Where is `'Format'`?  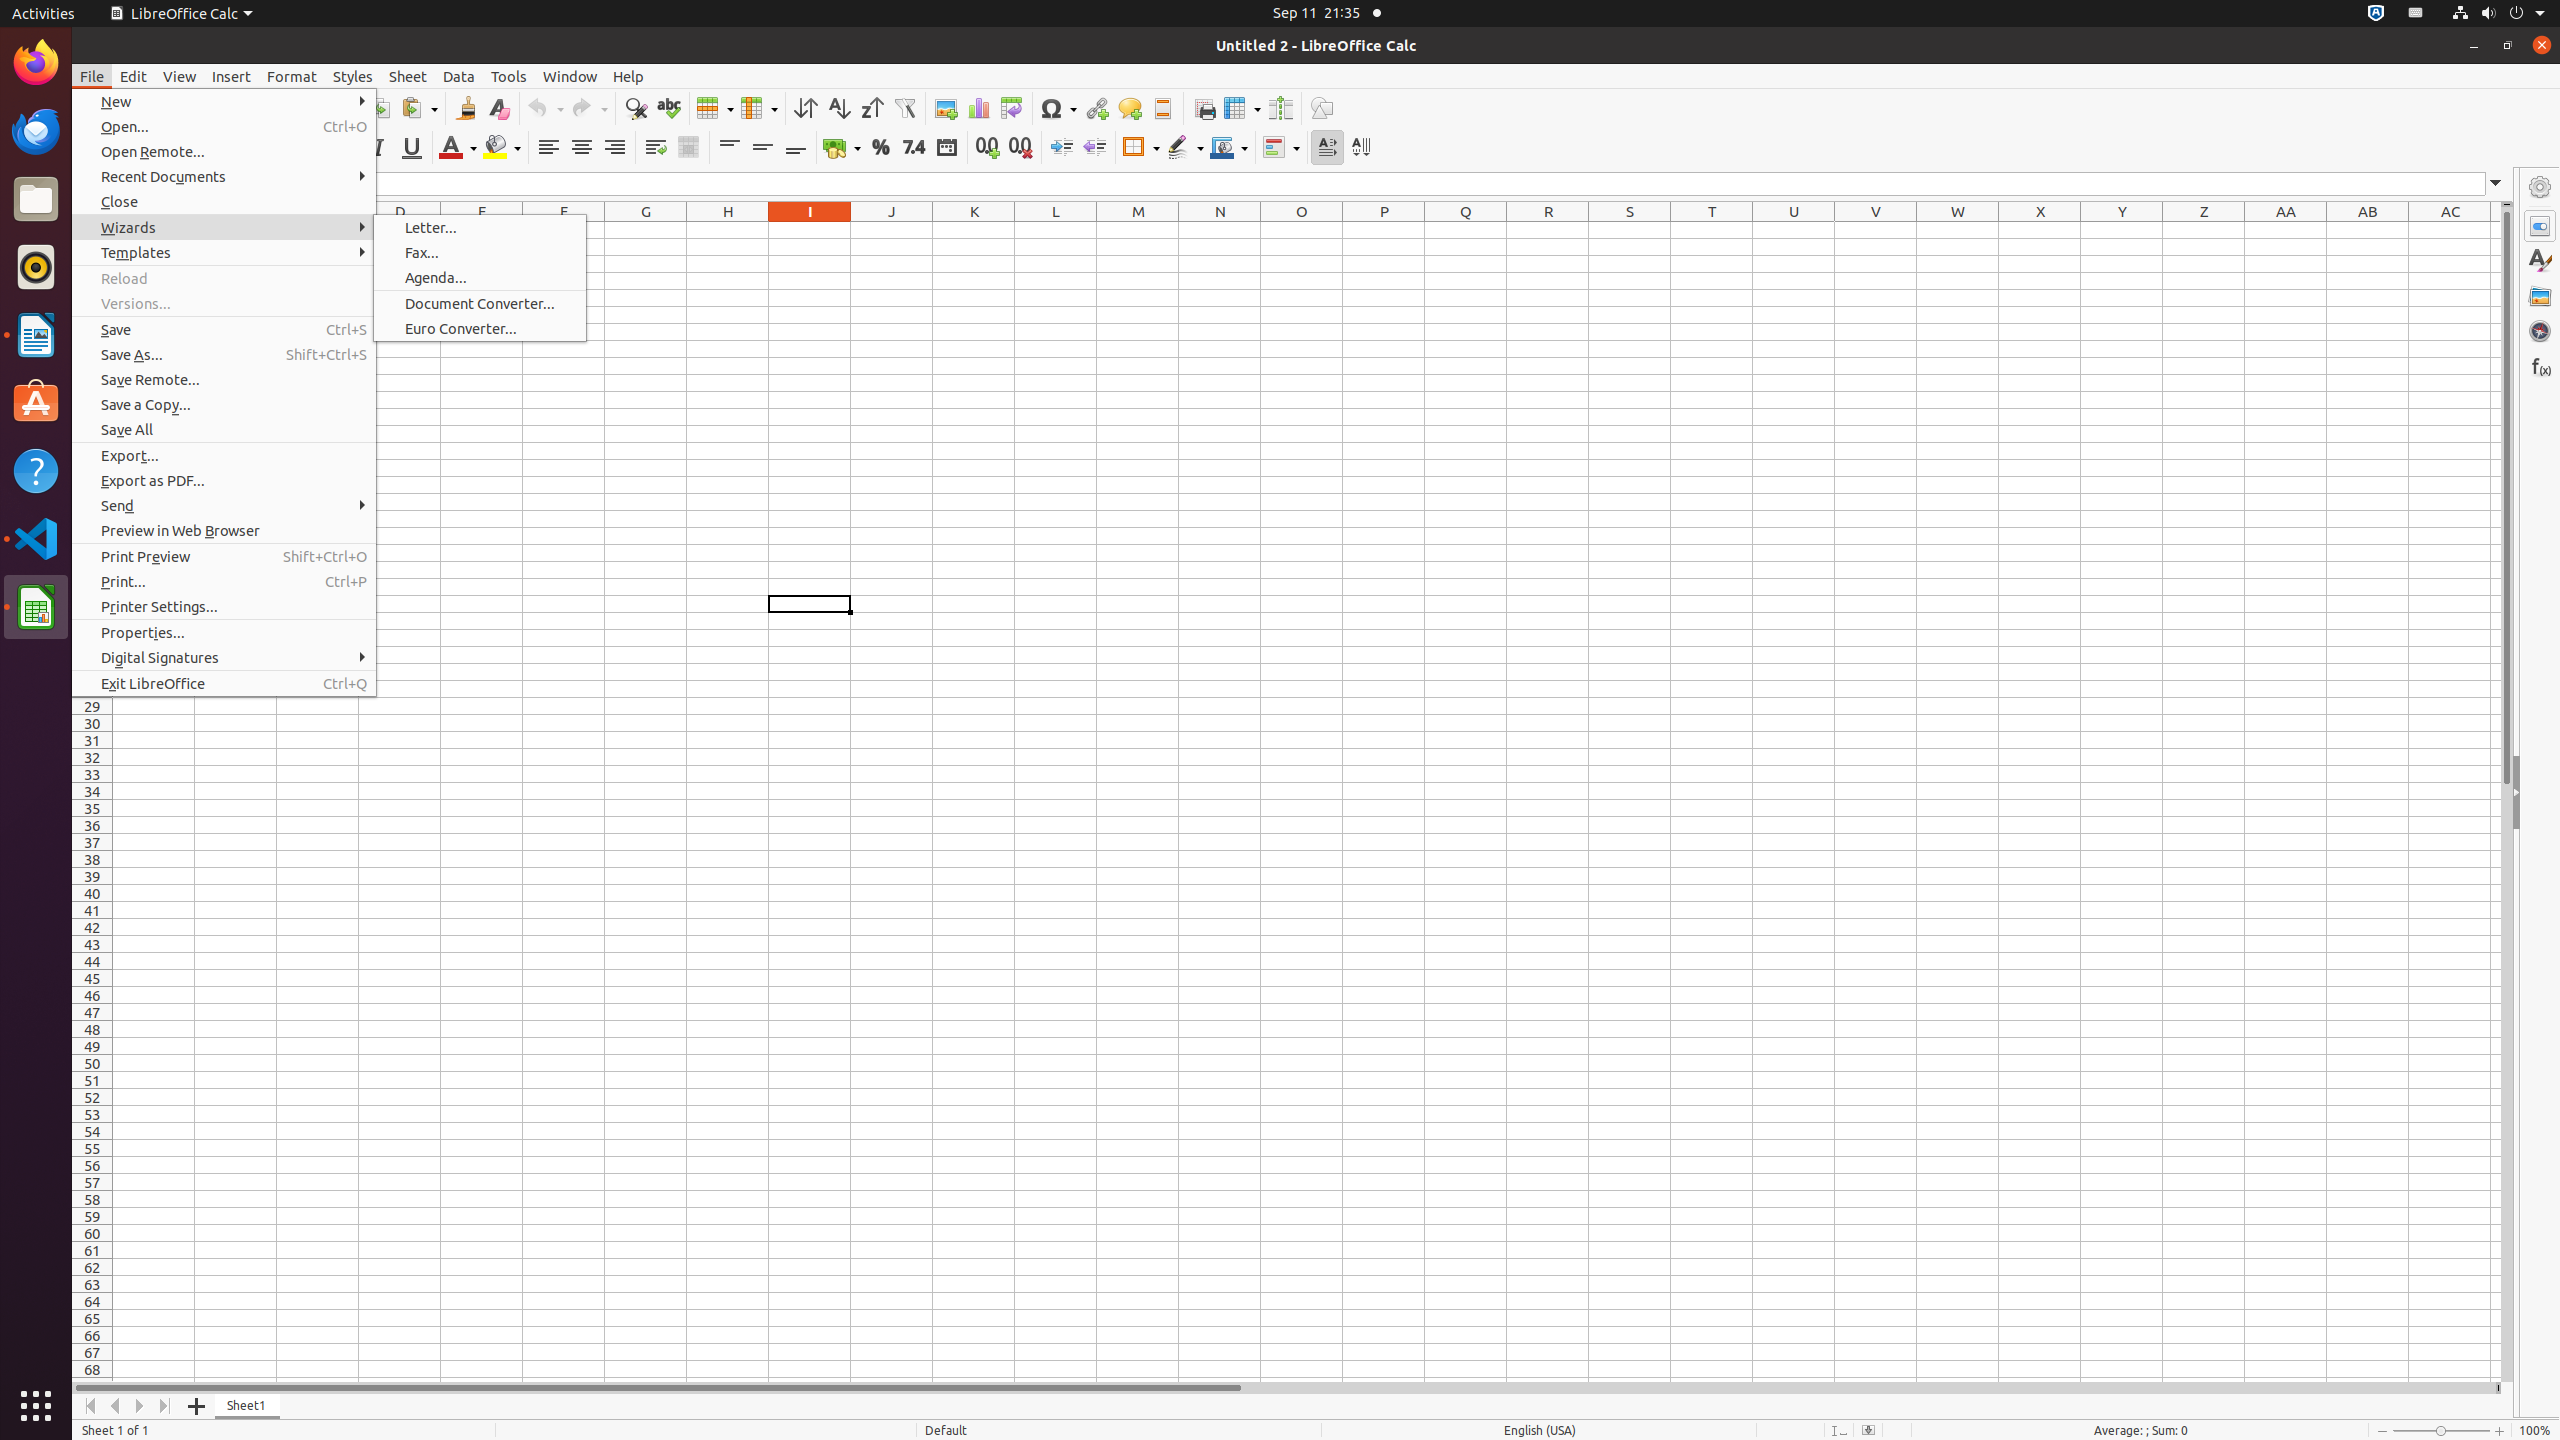
'Format' is located at coordinates (292, 76).